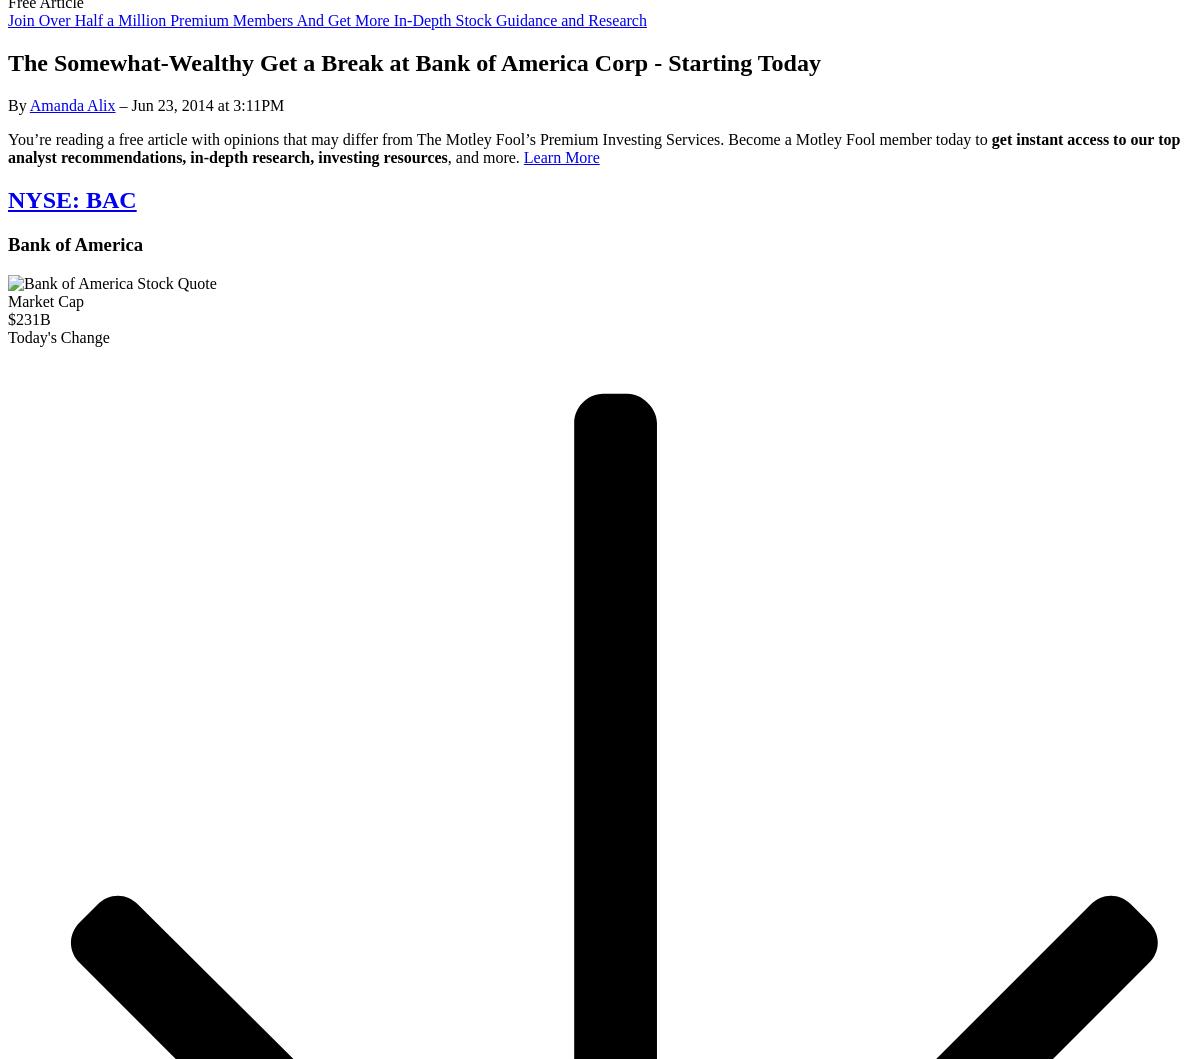 The height and width of the screenshot is (1059, 1200). What do you see at coordinates (198, 105) in the screenshot?
I see `'–
Jun 23, 2014 at 3:11PM'` at bounding box center [198, 105].